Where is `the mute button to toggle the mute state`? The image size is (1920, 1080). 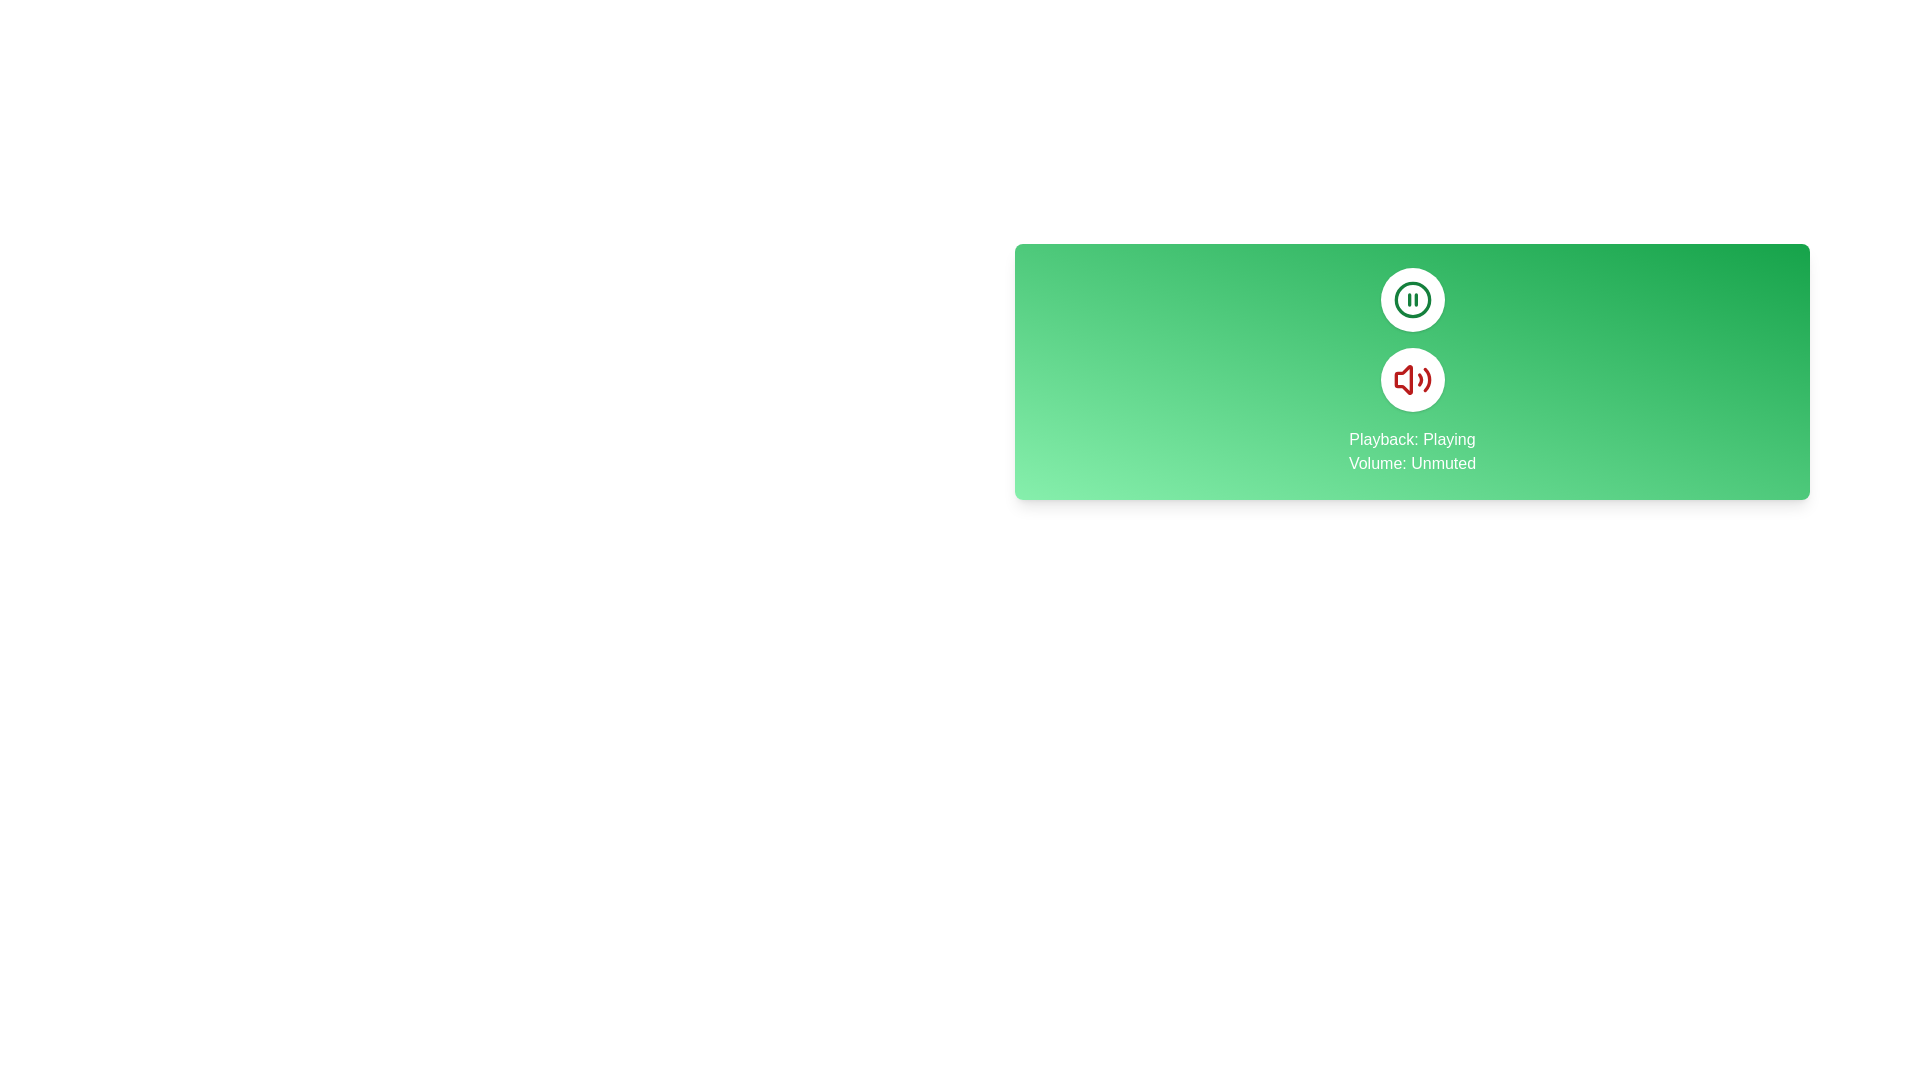
the mute button to toggle the mute state is located at coordinates (1411, 380).